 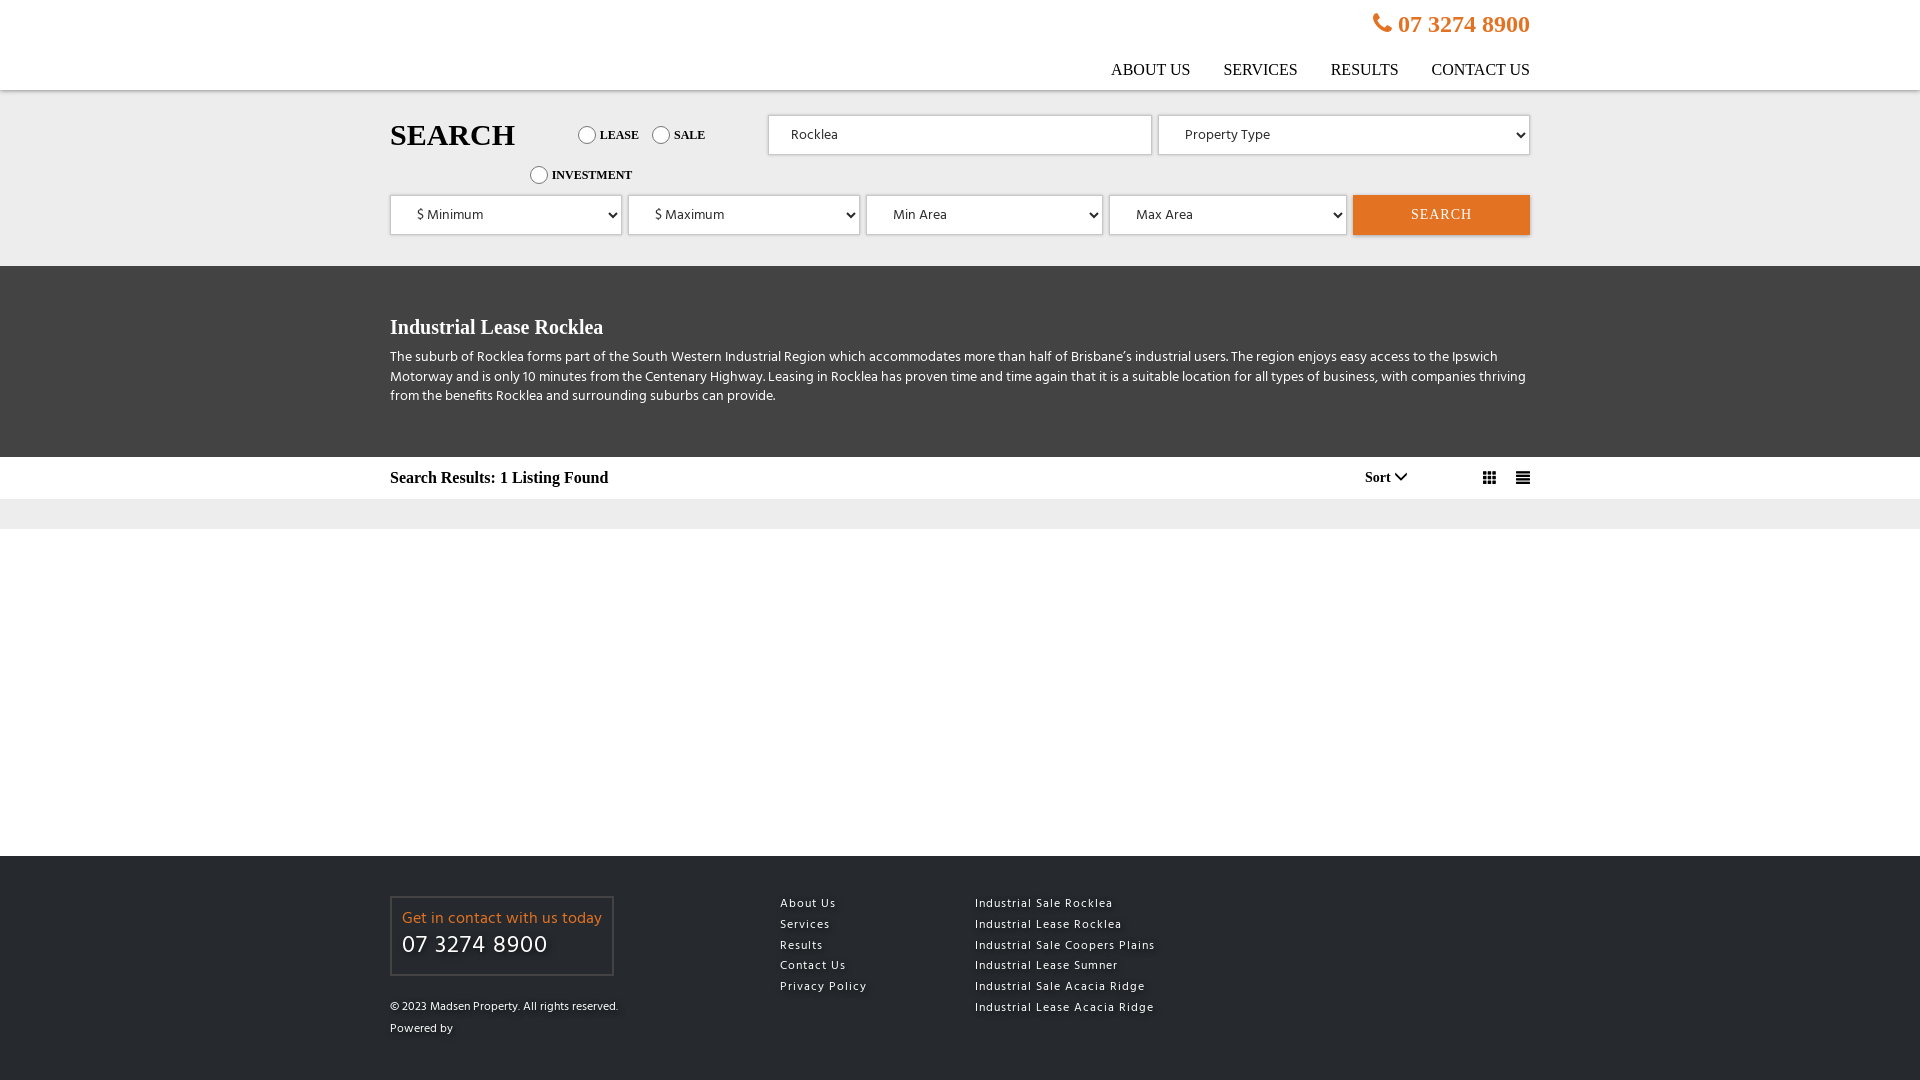 I want to click on 'Privacy Policy', so click(x=849, y=986).